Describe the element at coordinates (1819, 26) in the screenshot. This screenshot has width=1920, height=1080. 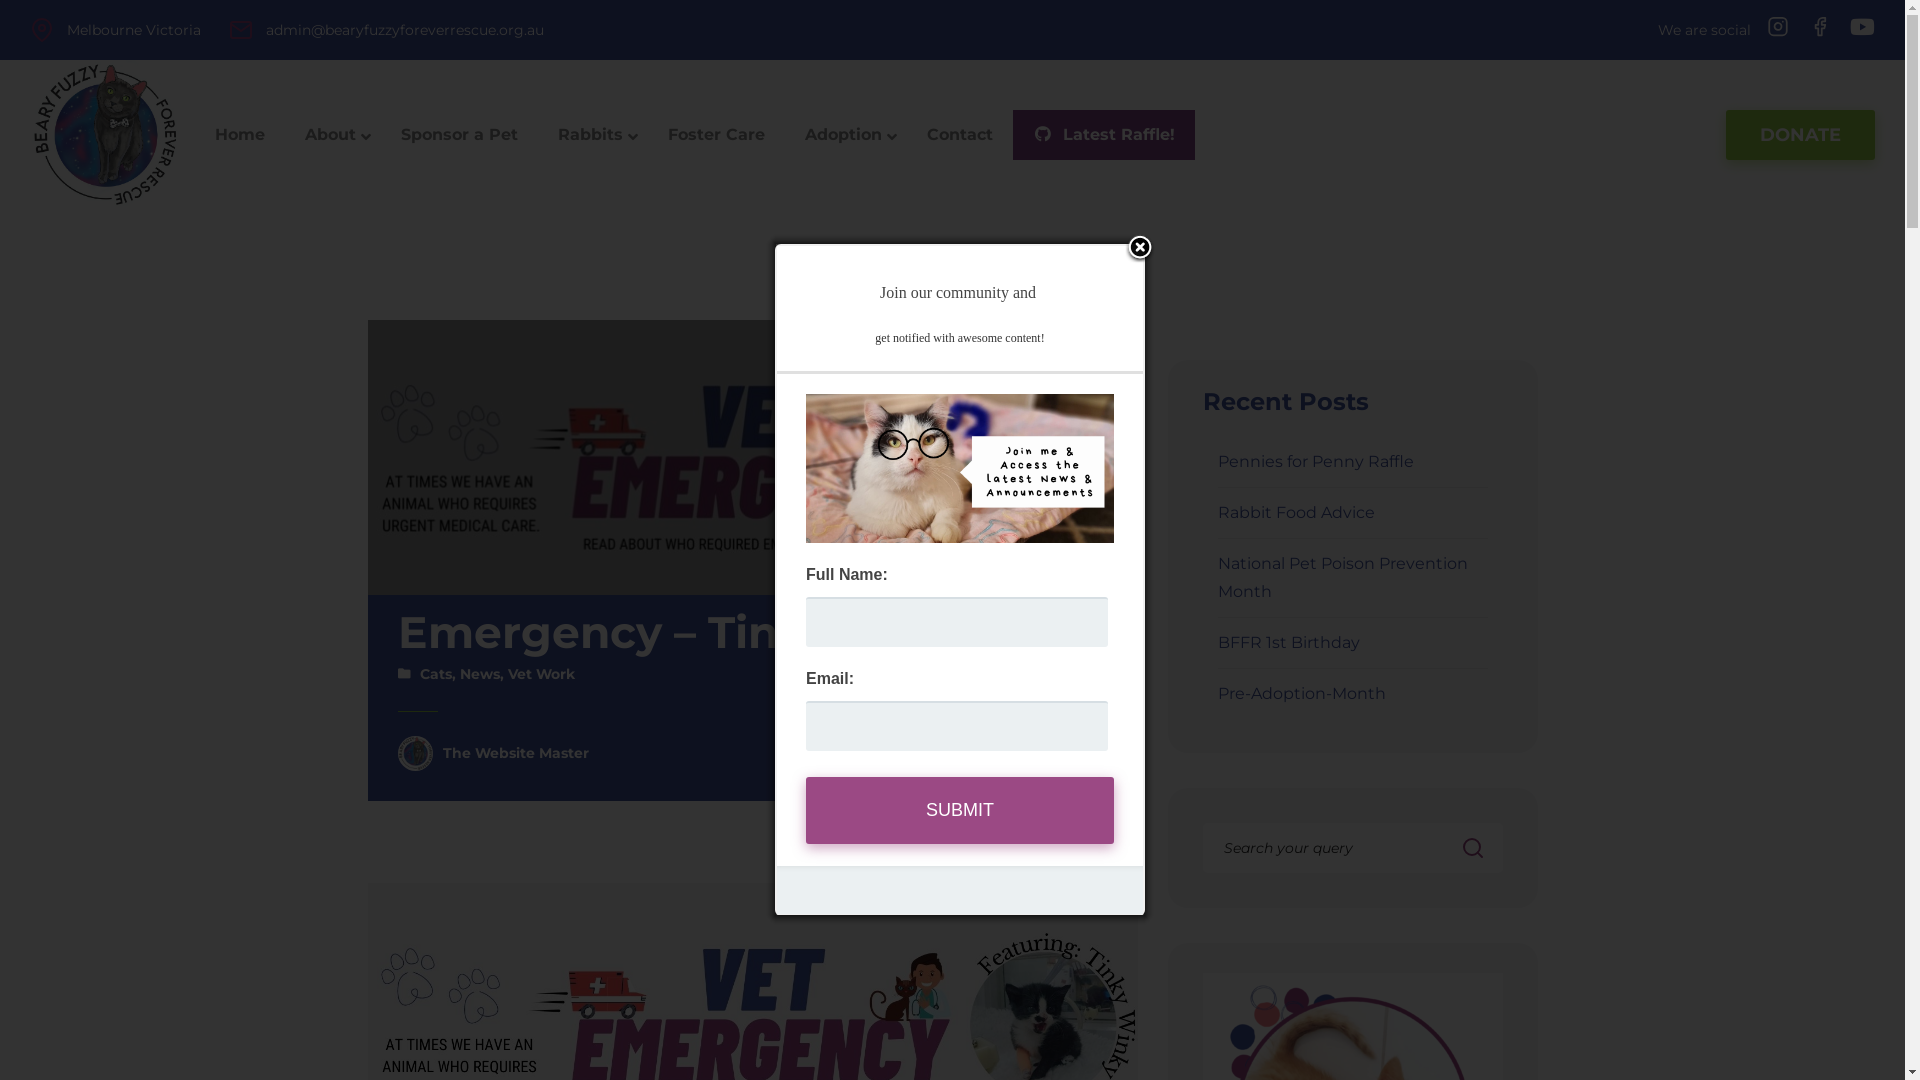
I see `'Facebook'` at that location.